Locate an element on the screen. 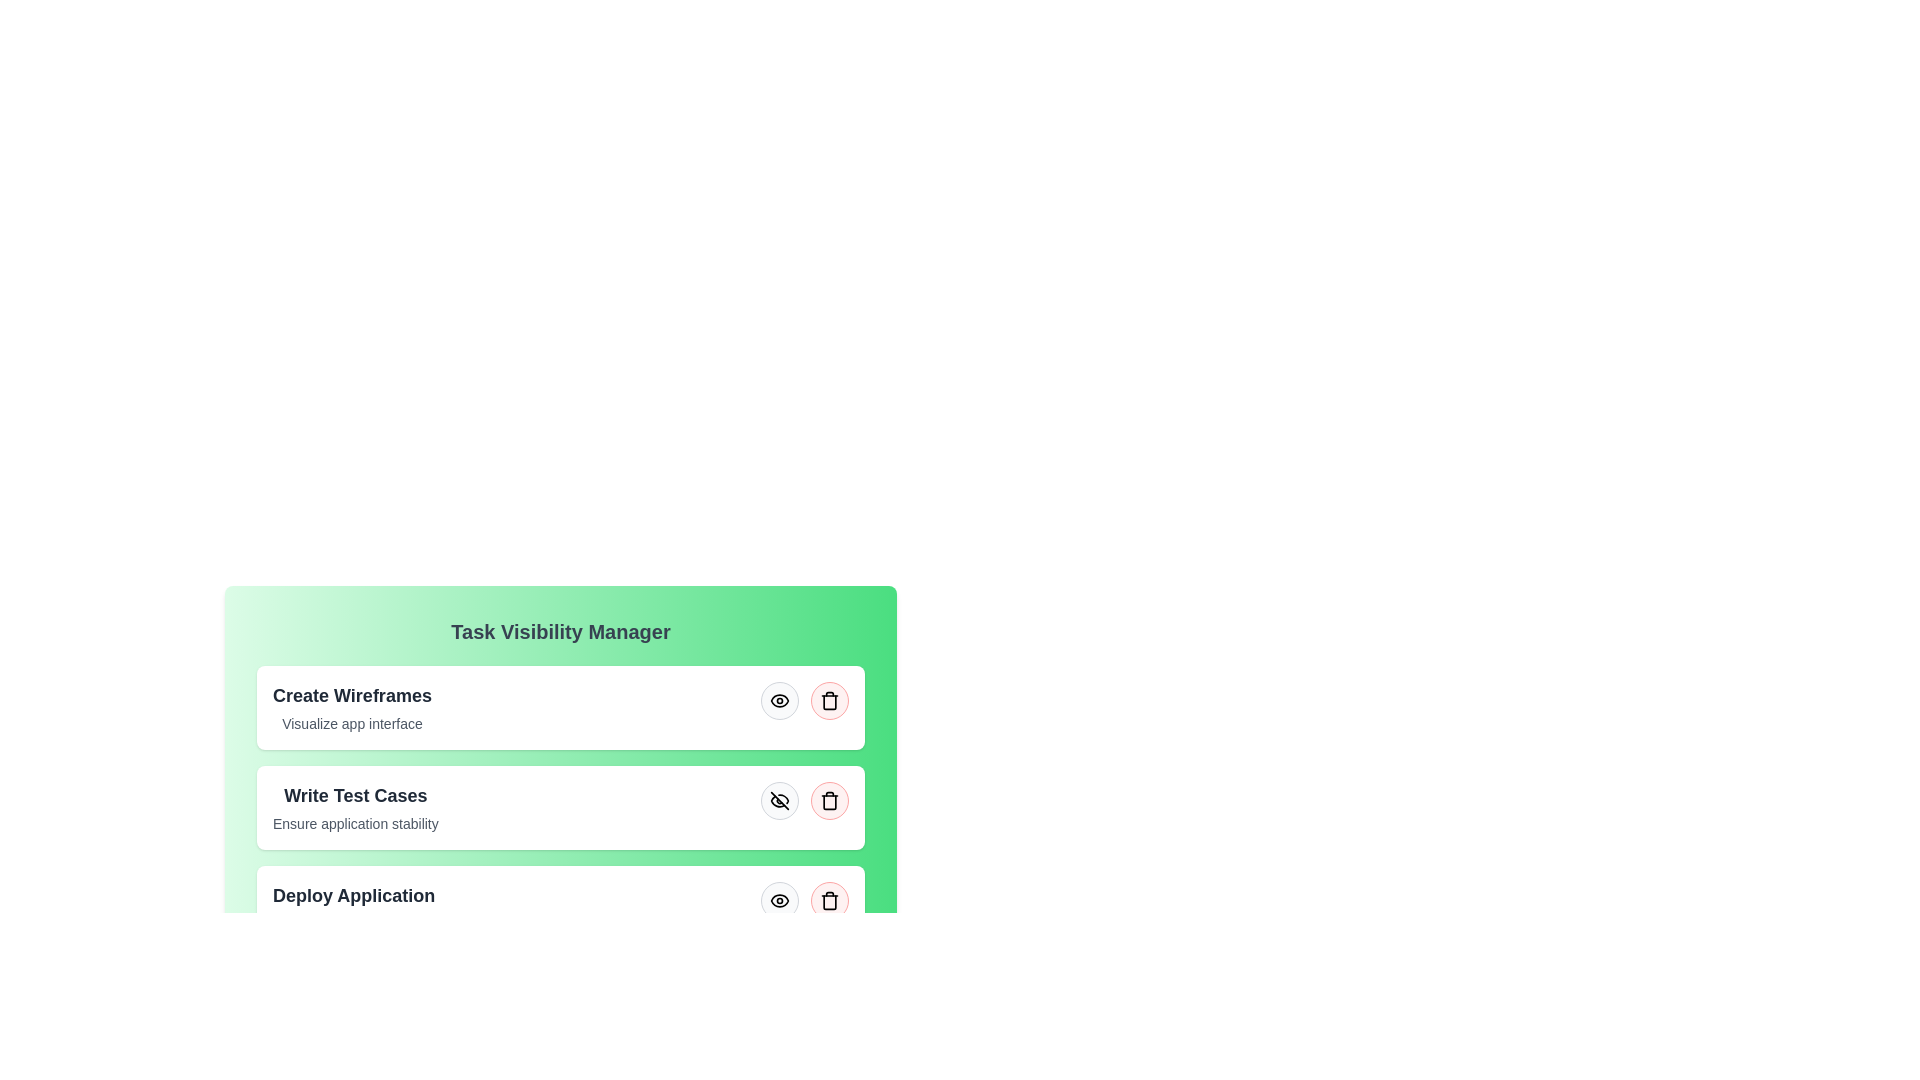 The width and height of the screenshot is (1920, 1080). trash icon to remove the task with the title Deploy Application is located at coordinates (830, 901).